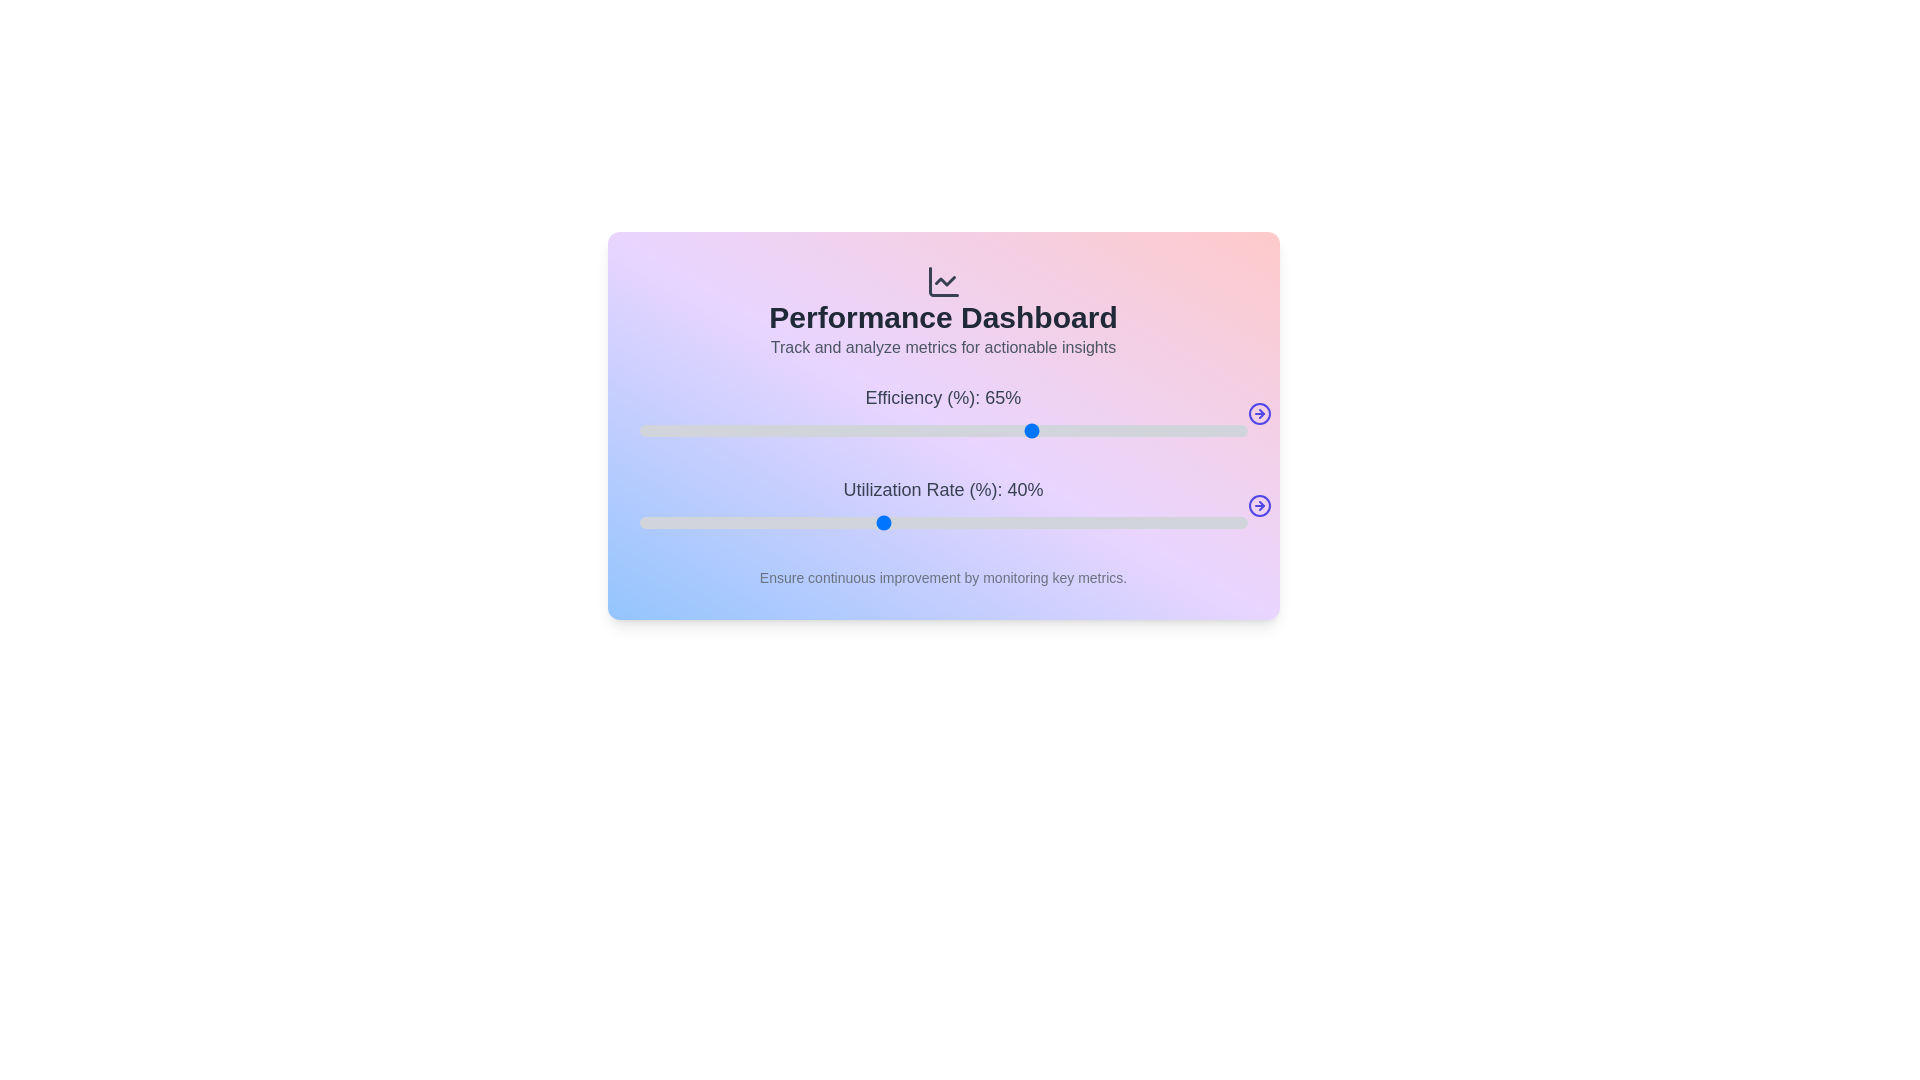 The image size is (1920, 1080). What do you see at coordinates (948, 522) in the screenshot?
I see `the Utilization Rate slider to 51%` at bounding box center [948, 522].